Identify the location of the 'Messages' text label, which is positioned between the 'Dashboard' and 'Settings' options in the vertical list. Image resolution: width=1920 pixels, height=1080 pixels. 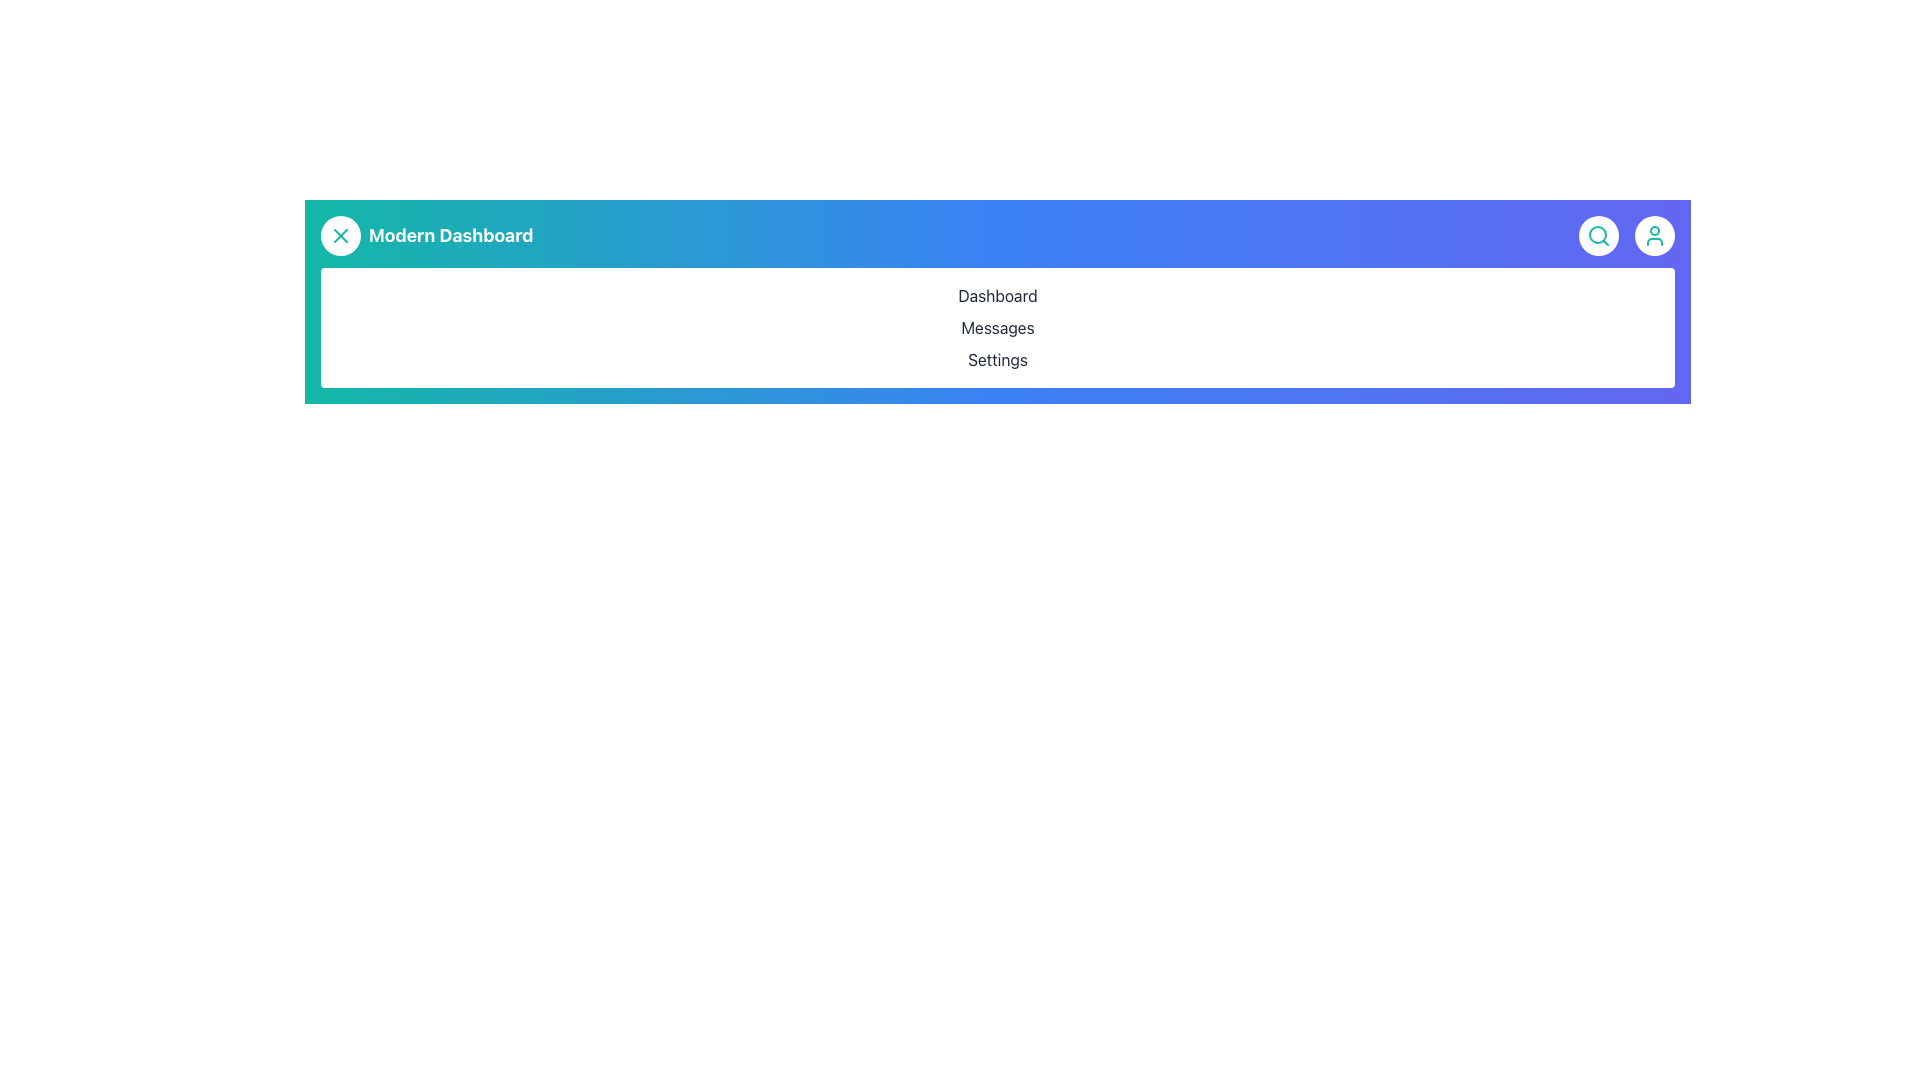
(998, 326).